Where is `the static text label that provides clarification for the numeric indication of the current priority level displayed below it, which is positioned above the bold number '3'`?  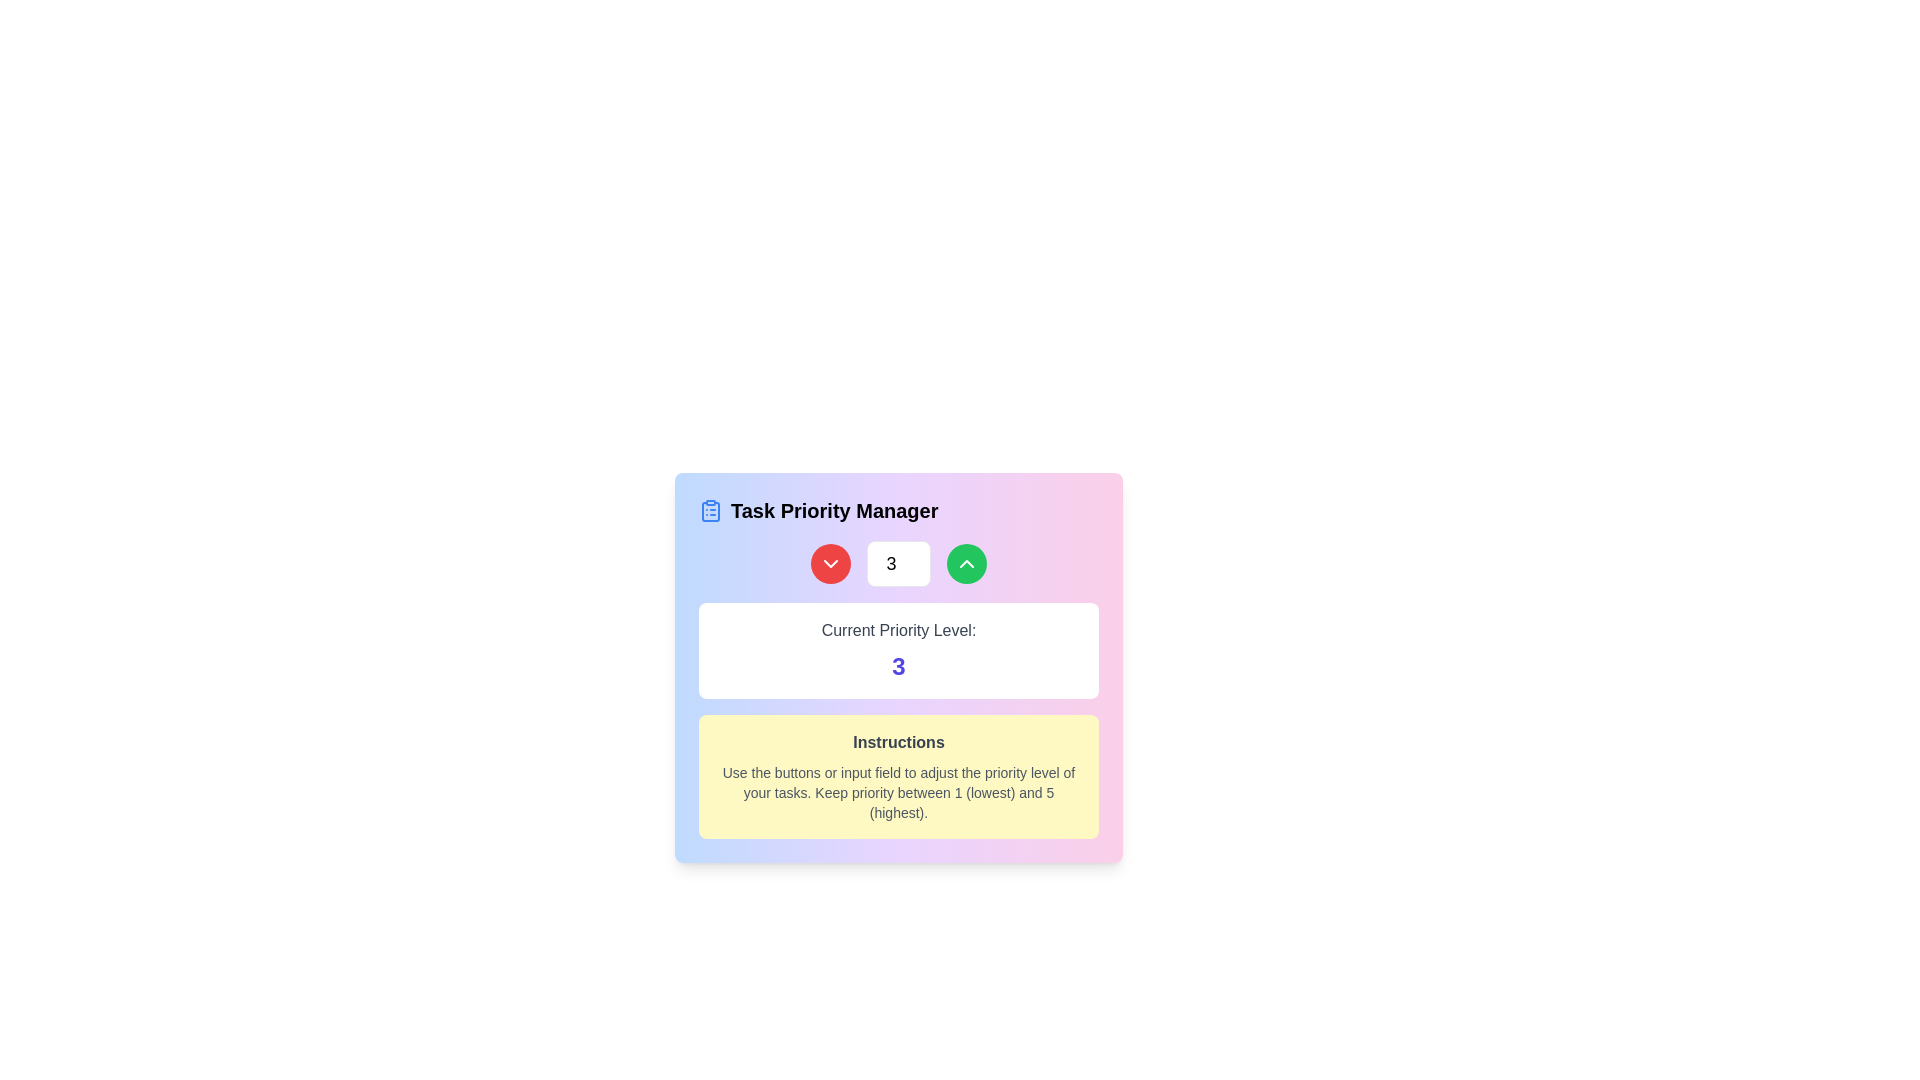
the static text label that provides clarification for the numeric indication of the current priority level displayed below it, which is positioned above the bold number '3' is located at coordinates (897, 631).